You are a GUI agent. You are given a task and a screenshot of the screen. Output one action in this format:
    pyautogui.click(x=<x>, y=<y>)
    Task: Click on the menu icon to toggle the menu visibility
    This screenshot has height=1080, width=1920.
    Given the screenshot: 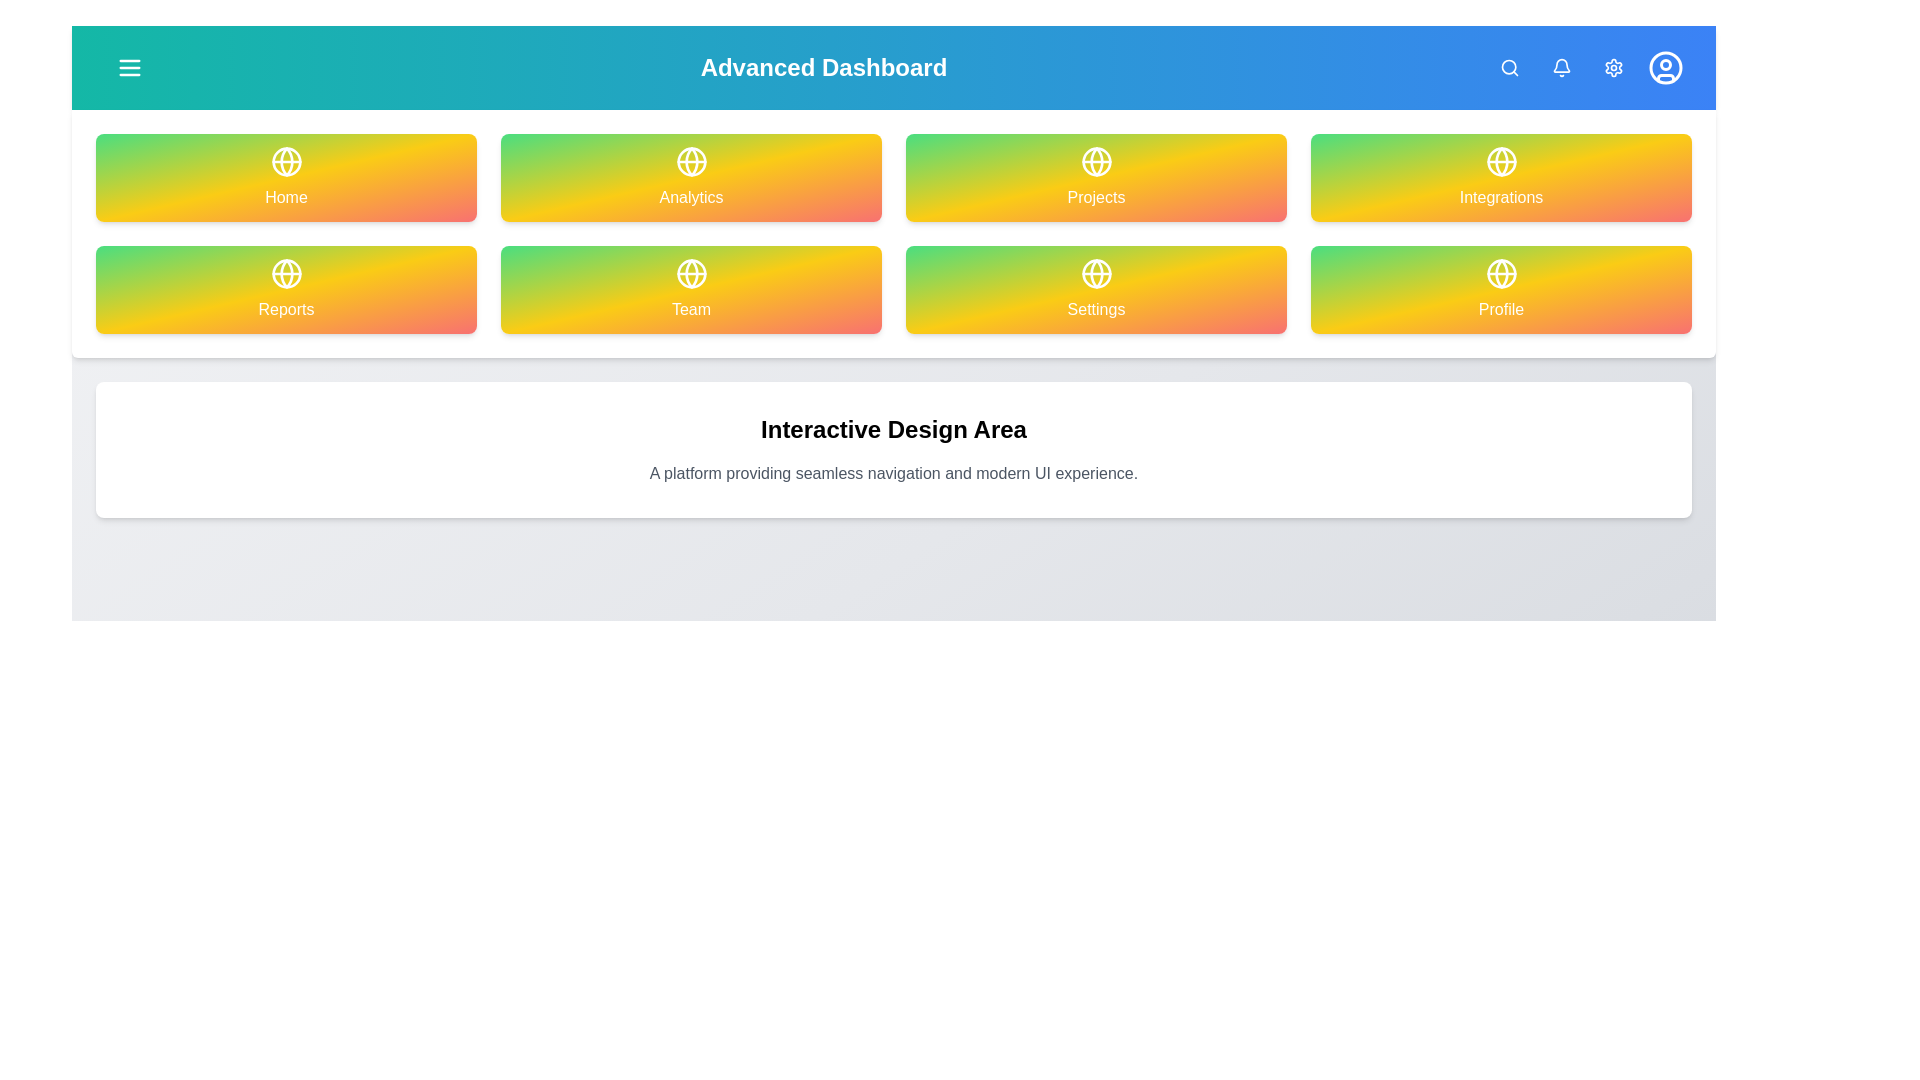 What is the action you would take?
    pyautogui.click(x=128, y=67)
    